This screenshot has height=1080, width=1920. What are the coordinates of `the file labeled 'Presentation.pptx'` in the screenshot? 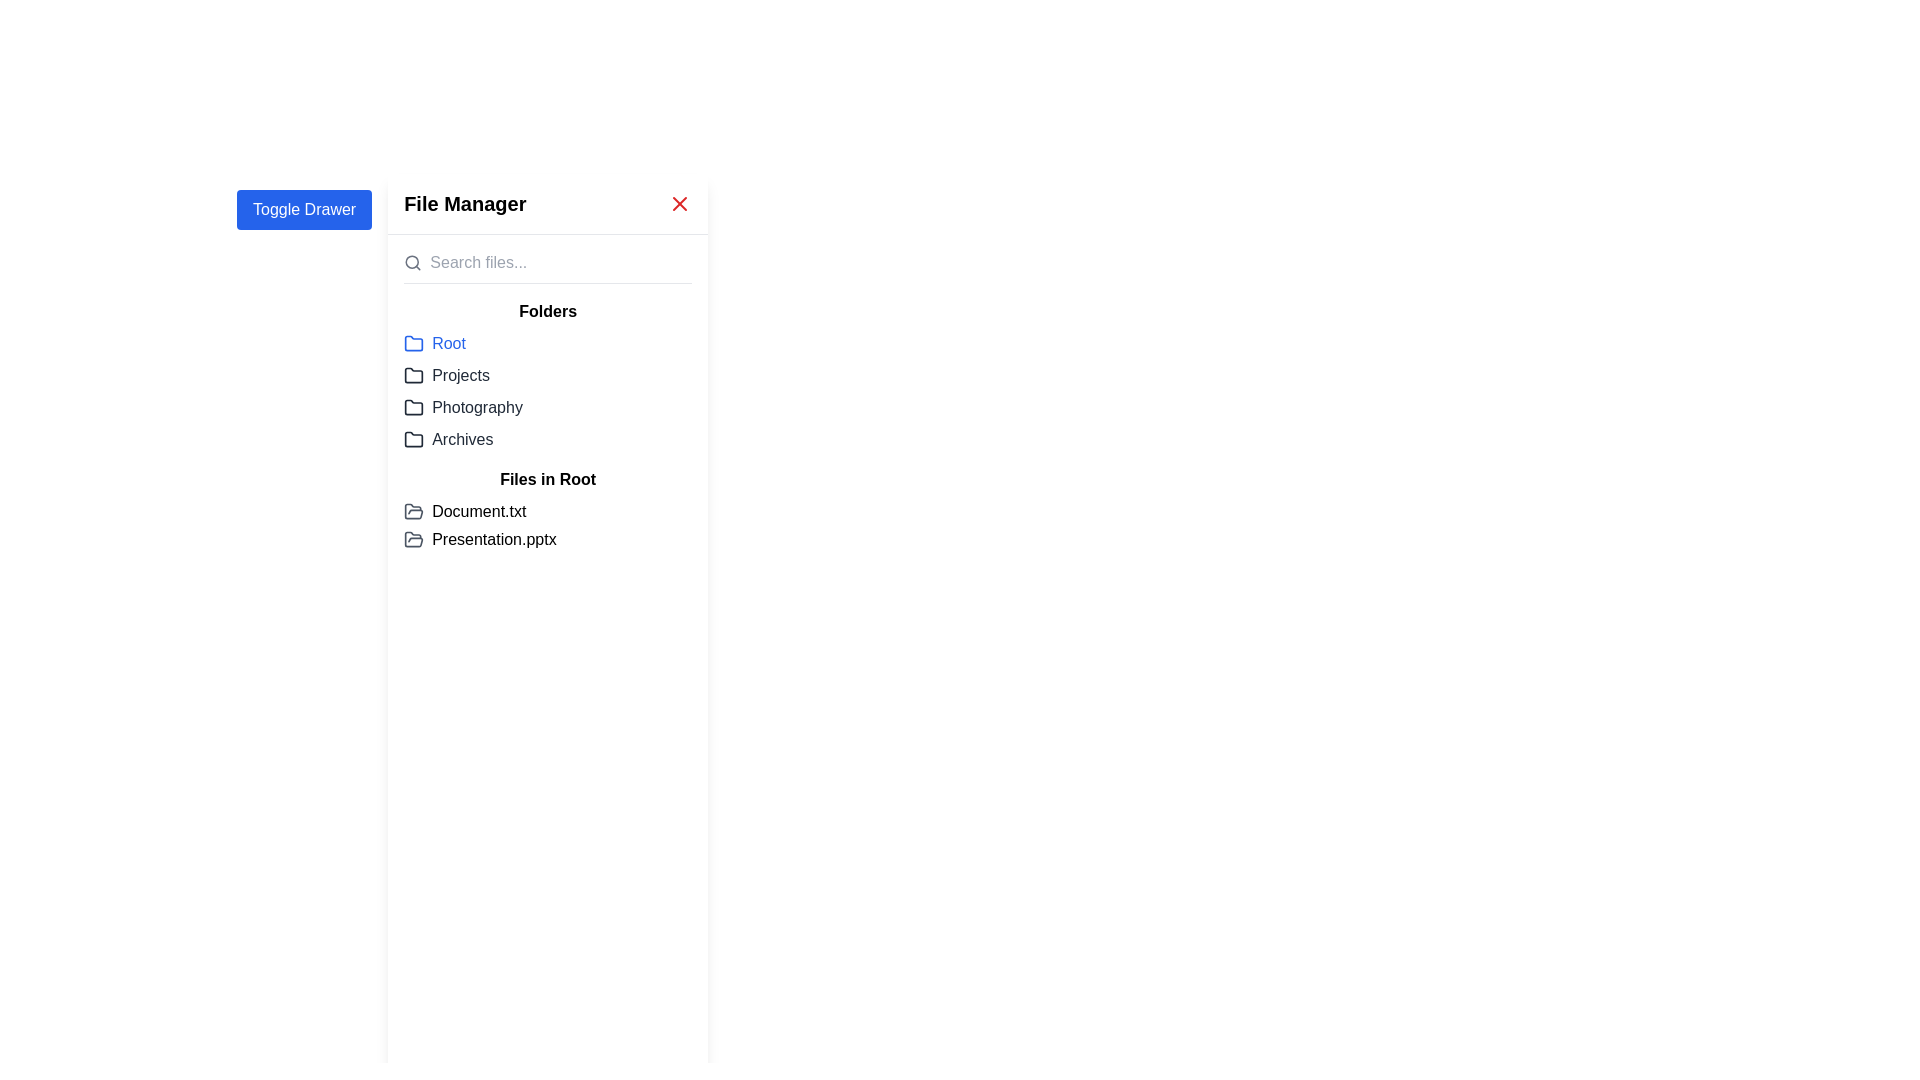 It's located at (548, 540).